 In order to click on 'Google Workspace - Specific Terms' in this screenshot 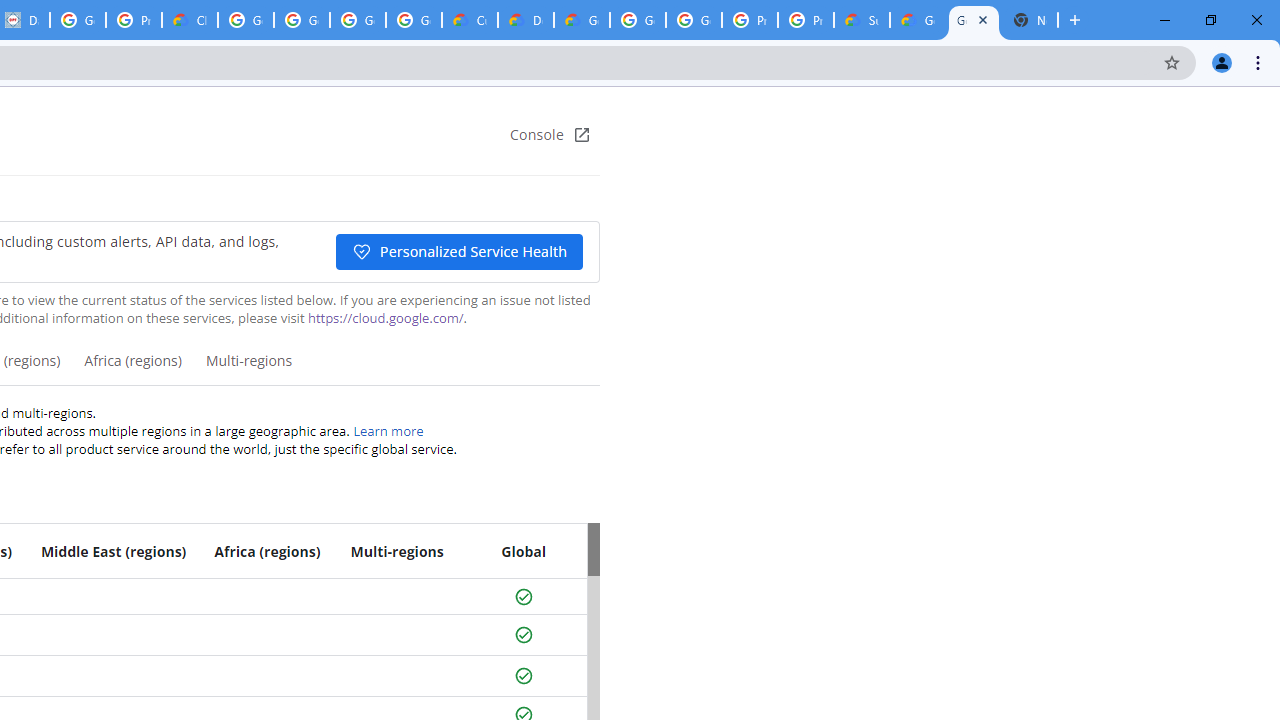, I will do `click(358, 20)`.